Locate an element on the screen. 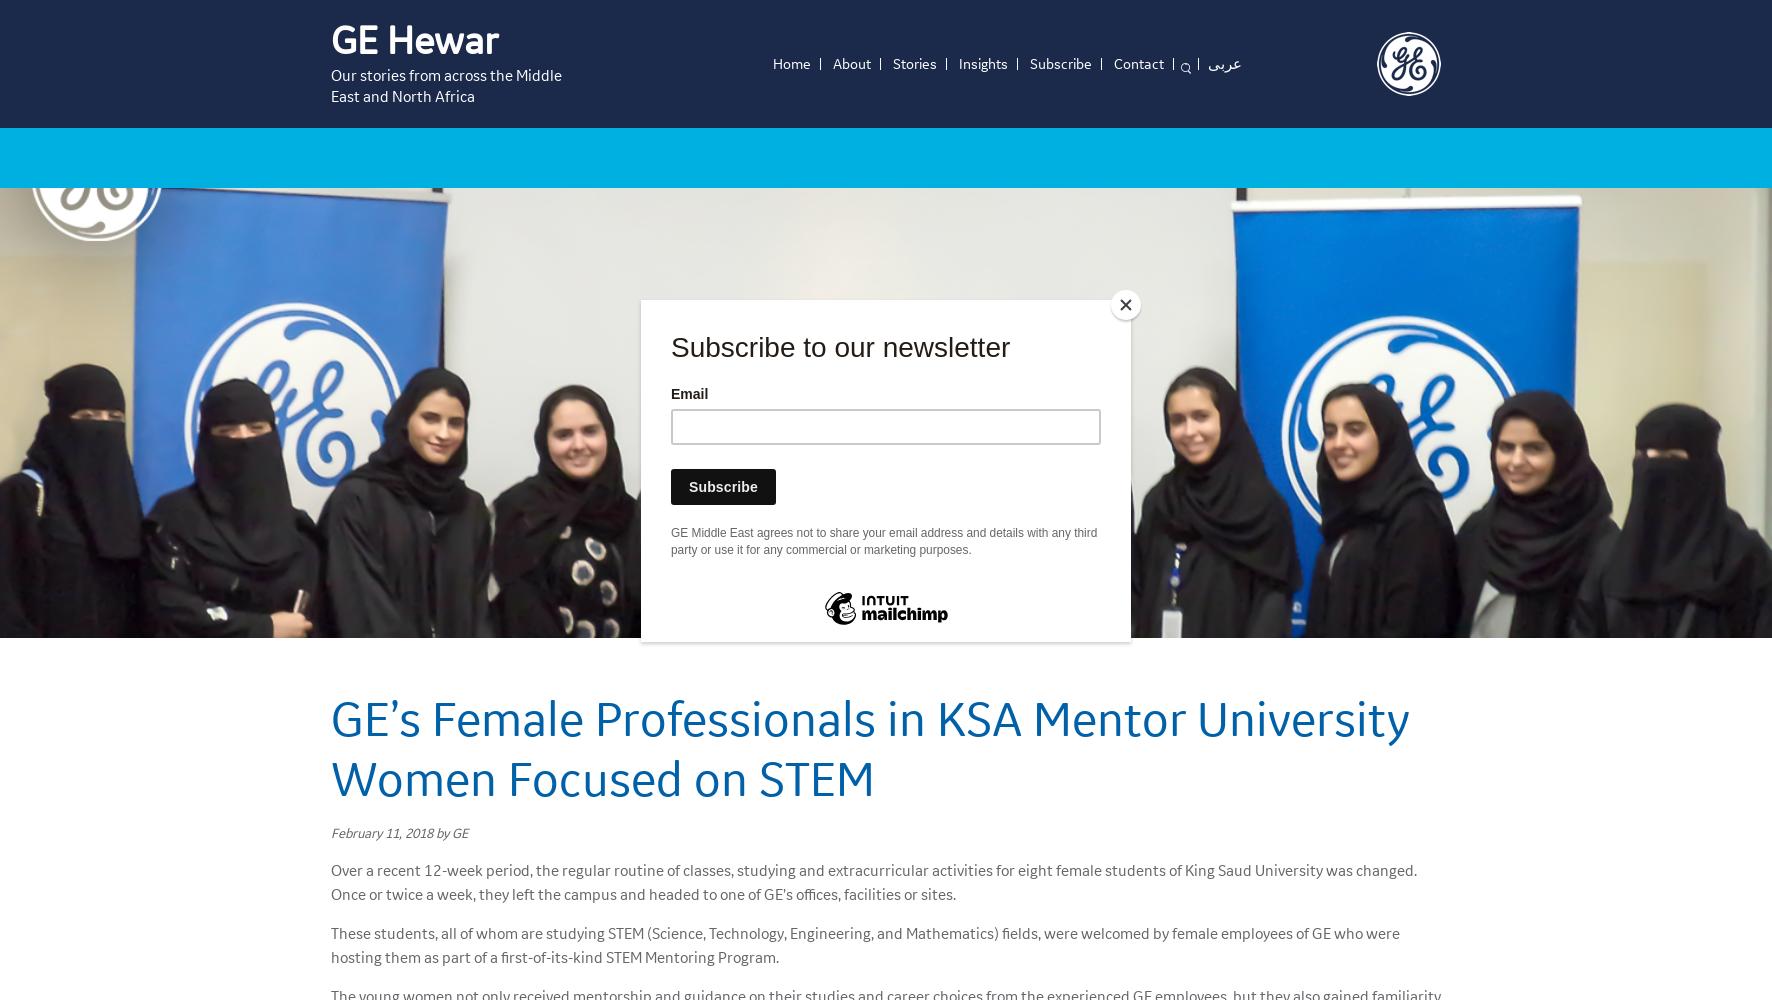 This screenshot has height=1000, width=1772. 'GE’s Female Professionals in KSA Mentor University Women Focused on STEM' is located at coordinates (330, 746).